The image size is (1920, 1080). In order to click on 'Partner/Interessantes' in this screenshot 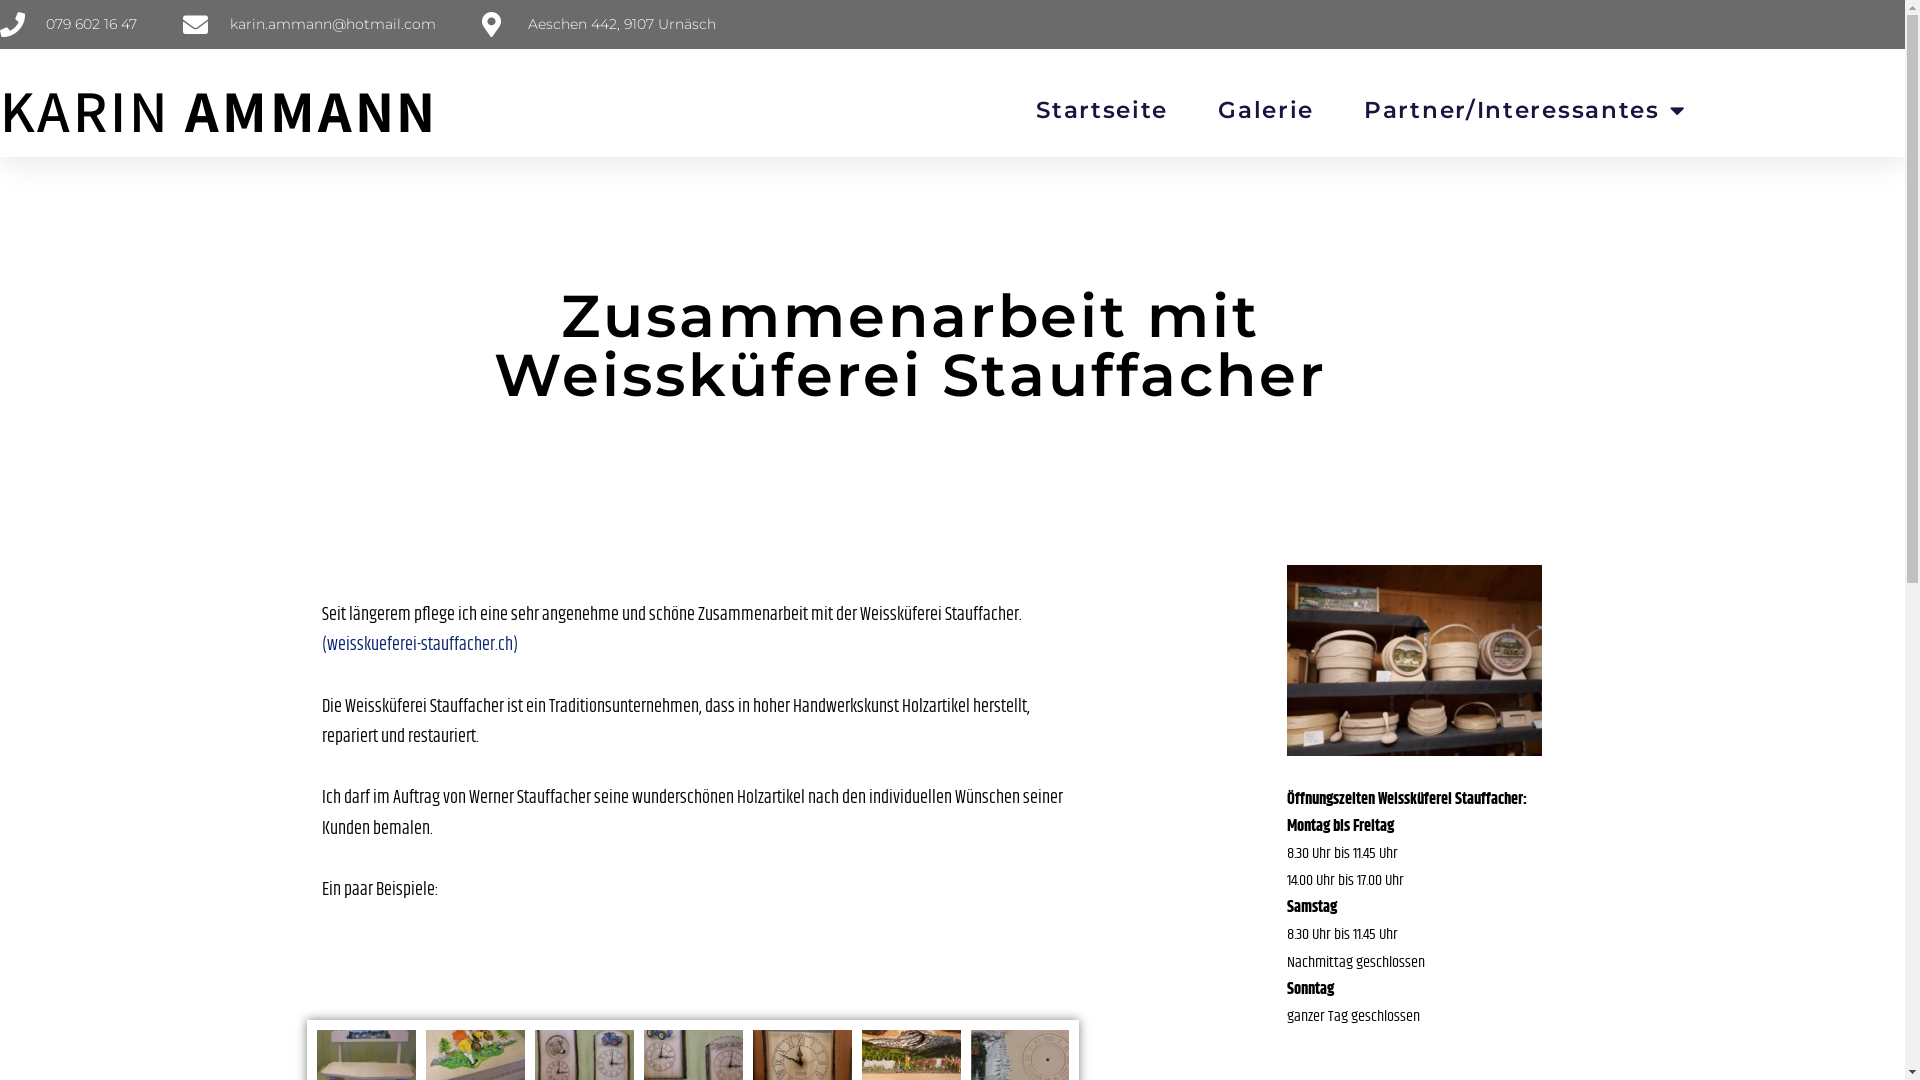, I will do `click(1523, 110)`.